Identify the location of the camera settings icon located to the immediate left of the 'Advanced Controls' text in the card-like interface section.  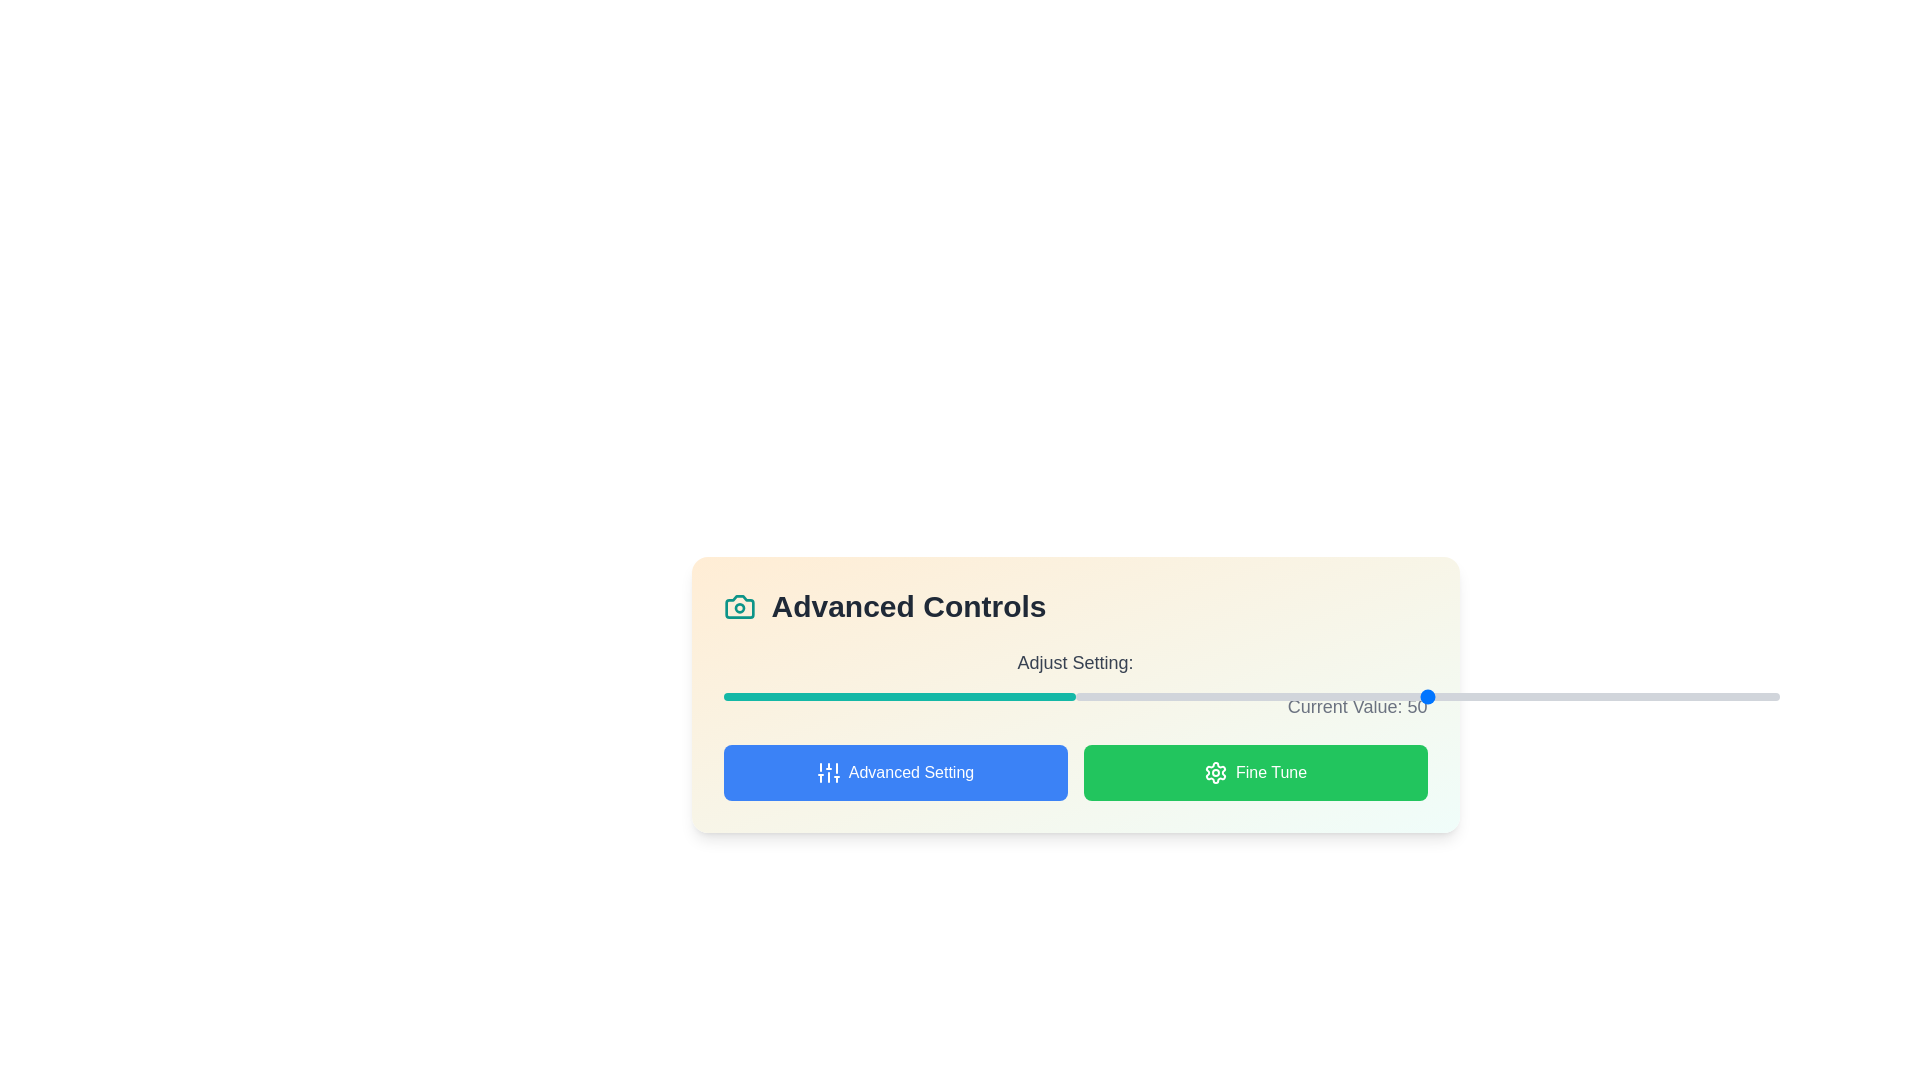
(738, 605).